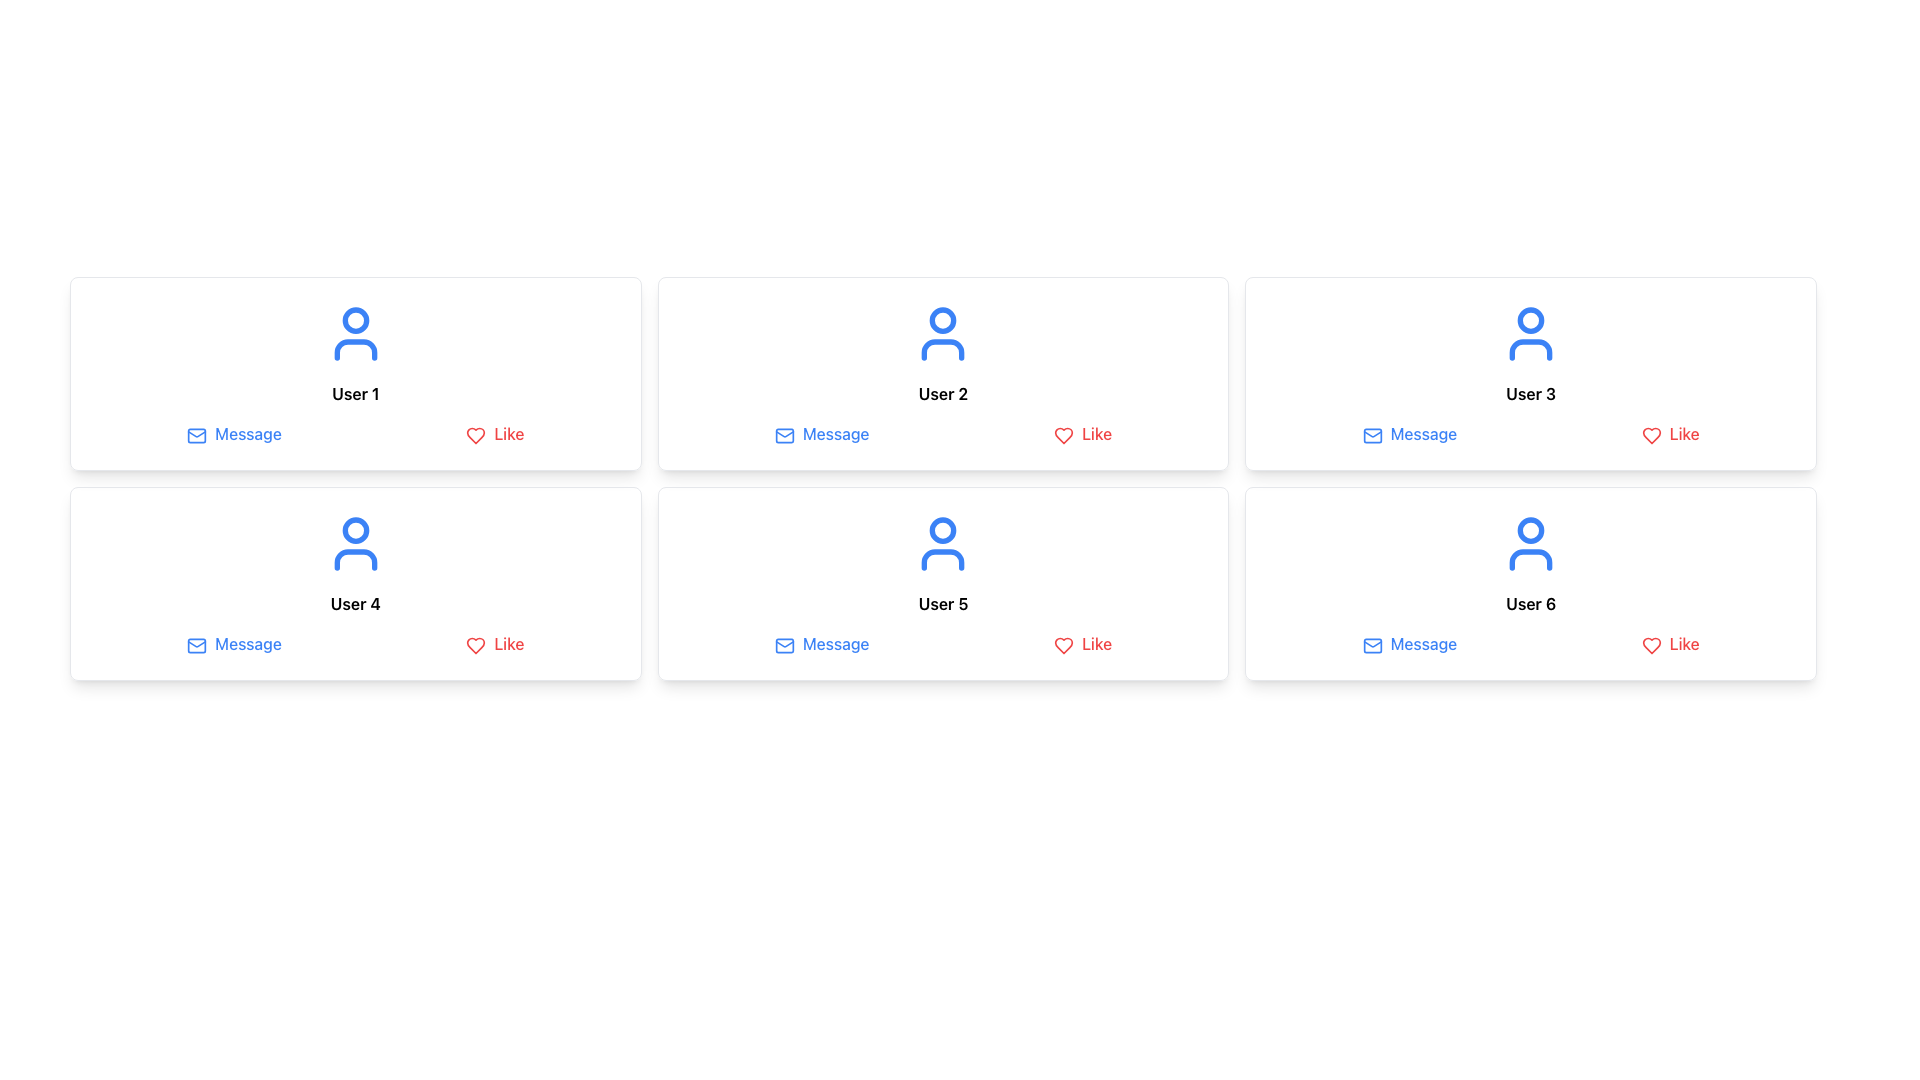 The image size is (1920, 1080). What do you see at coordinates (475, 645) in the screenshot?
I see `the 'Like' icon located in the second row, first column of the grid layout, within the card component for 'User 4'` at bounding box center [475, 645].